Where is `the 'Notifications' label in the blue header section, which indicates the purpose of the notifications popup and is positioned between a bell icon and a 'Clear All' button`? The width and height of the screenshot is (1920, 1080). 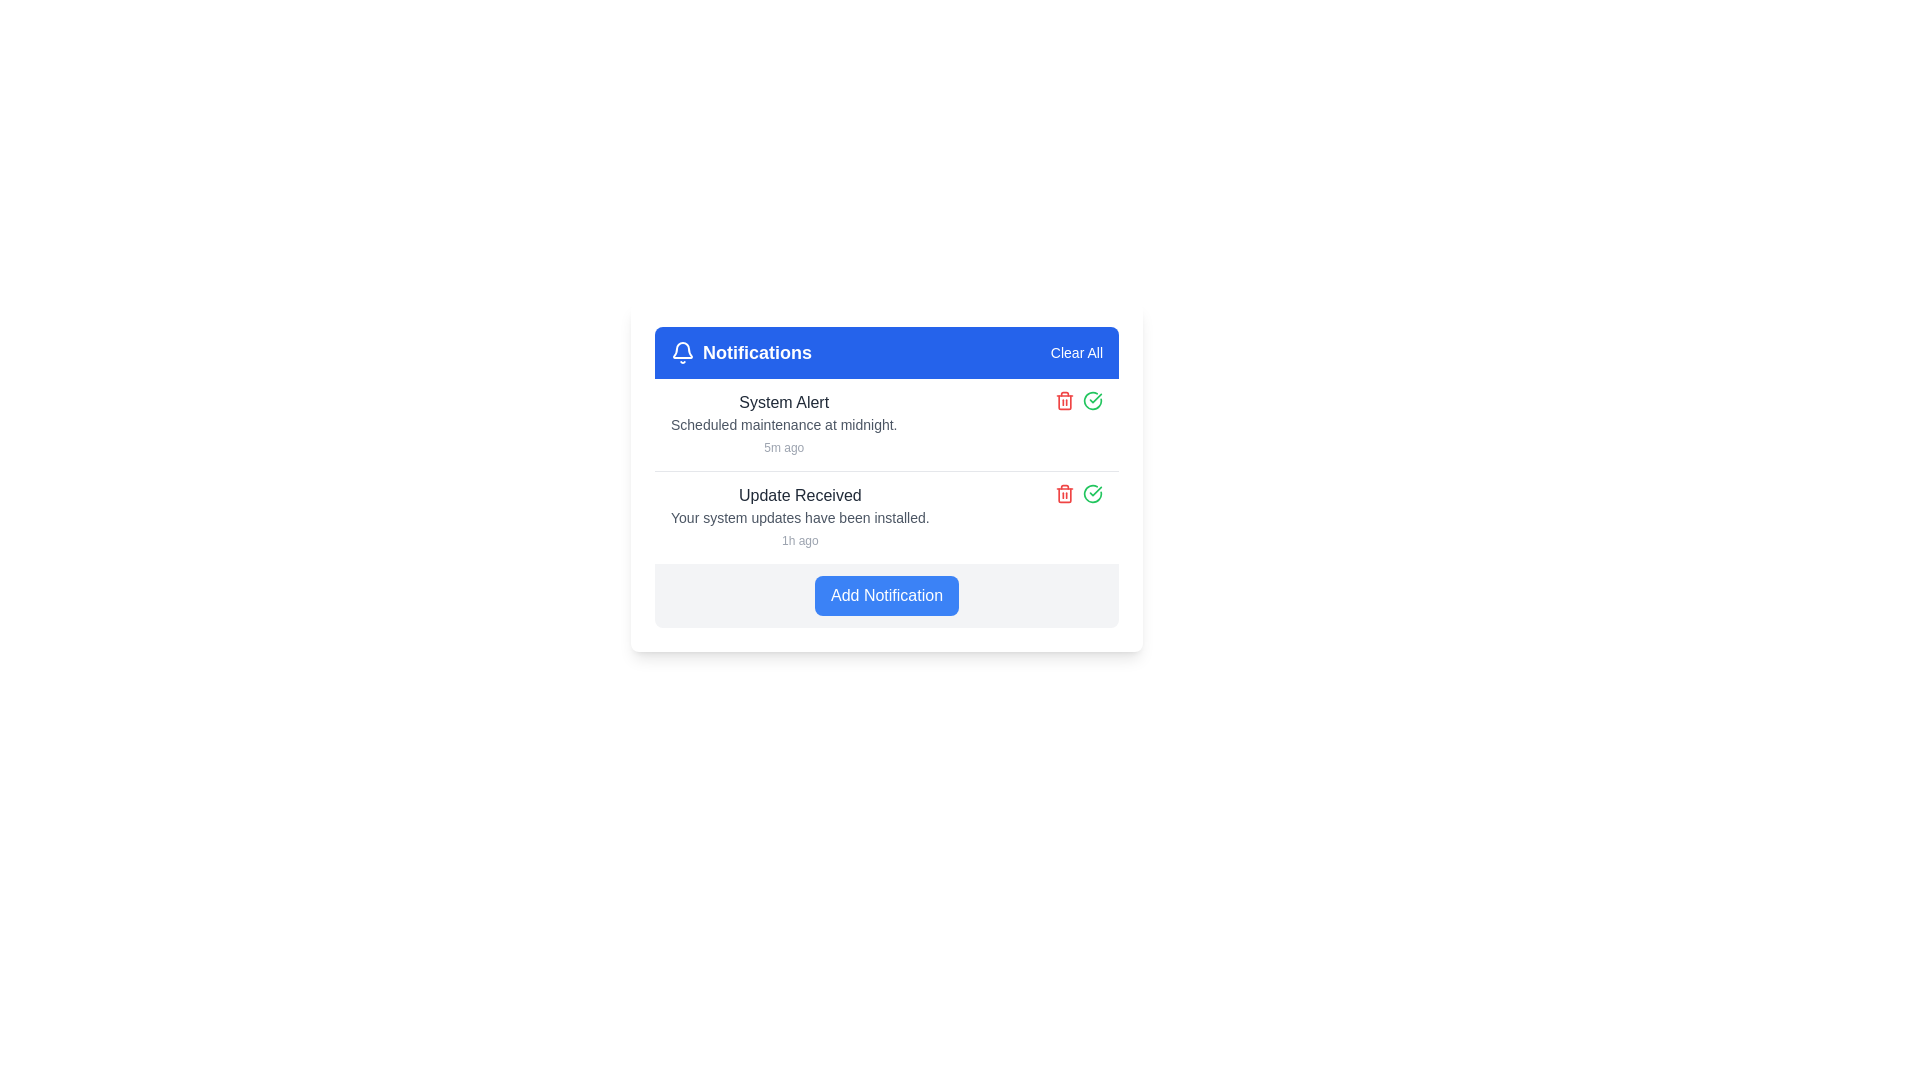
the 'Notifications' label in the blue header section, which indicates the purpose of the notifications popup and is positioned between a bell icon and a 'Clear All' button is located at coordinates (756, 352).